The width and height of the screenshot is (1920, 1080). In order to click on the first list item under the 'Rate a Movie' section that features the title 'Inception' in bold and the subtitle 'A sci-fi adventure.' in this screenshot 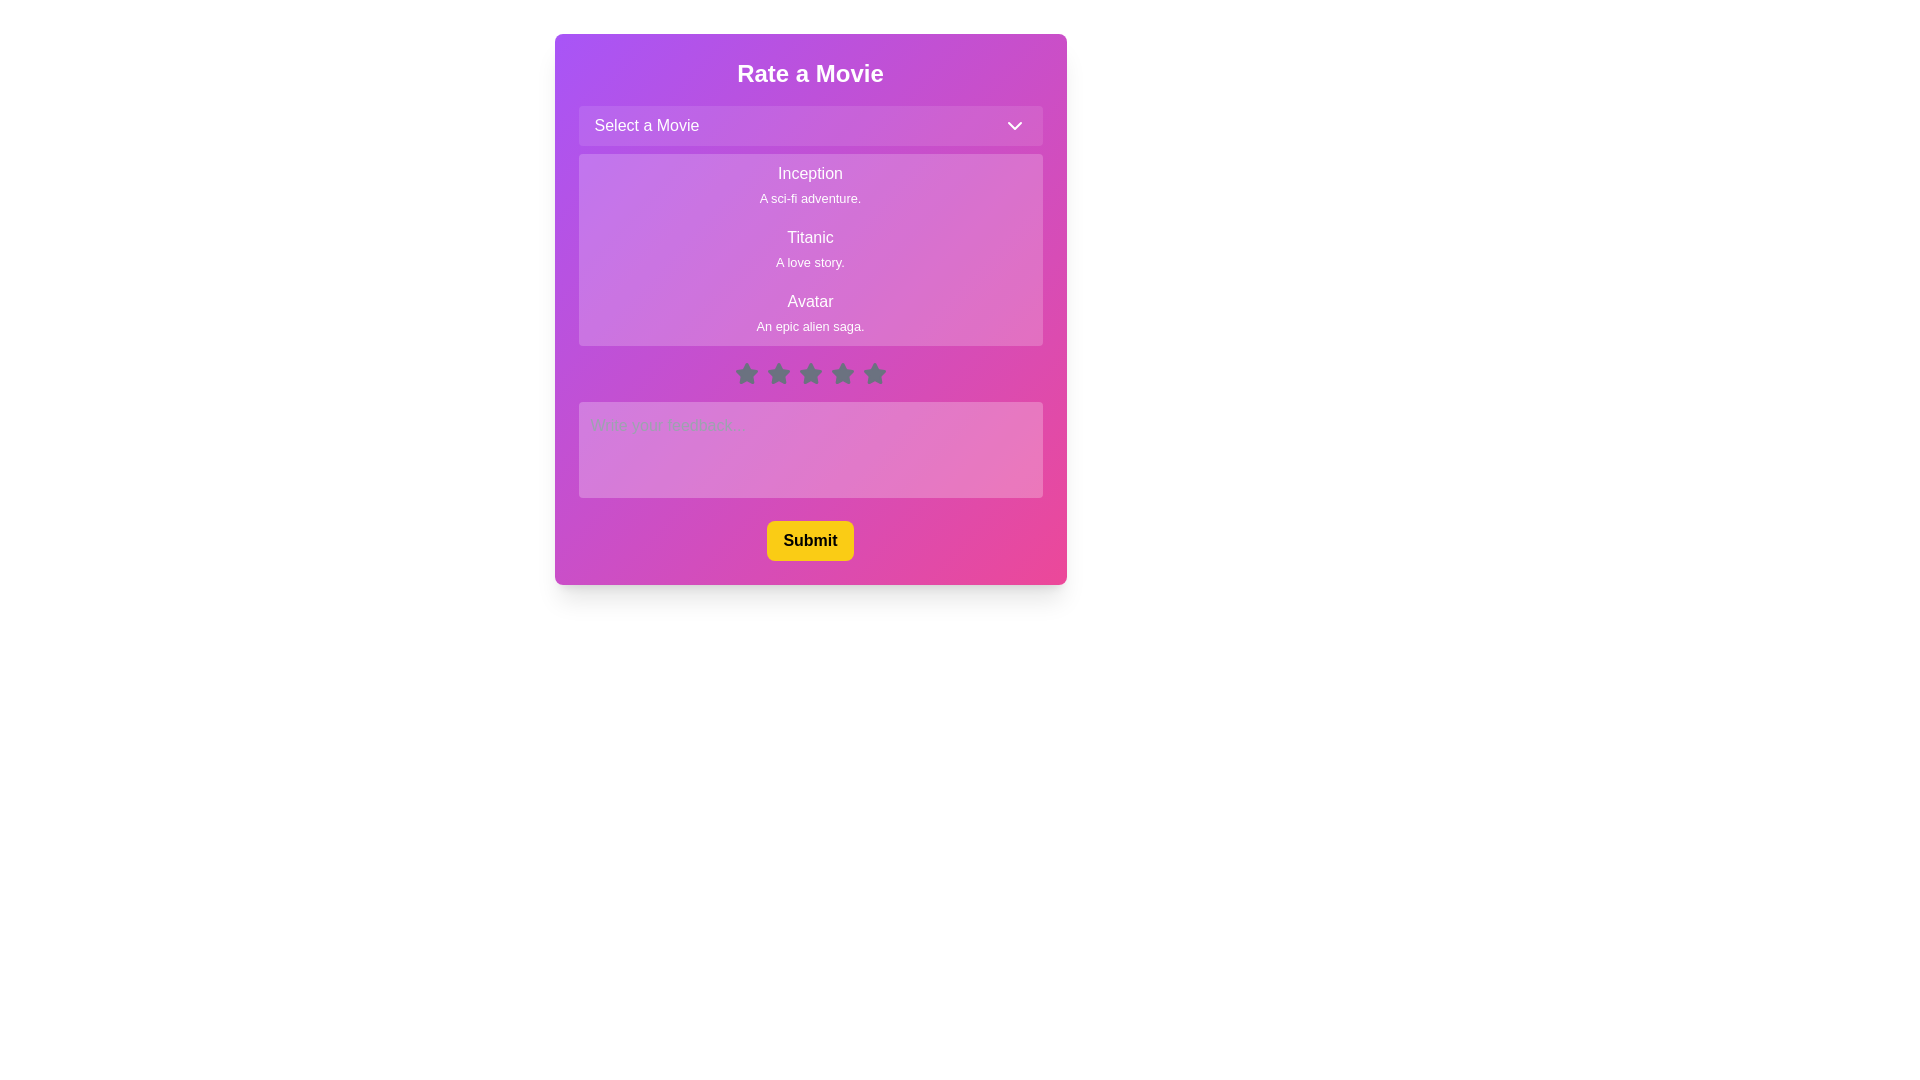, I will do `click(810, 185)`.